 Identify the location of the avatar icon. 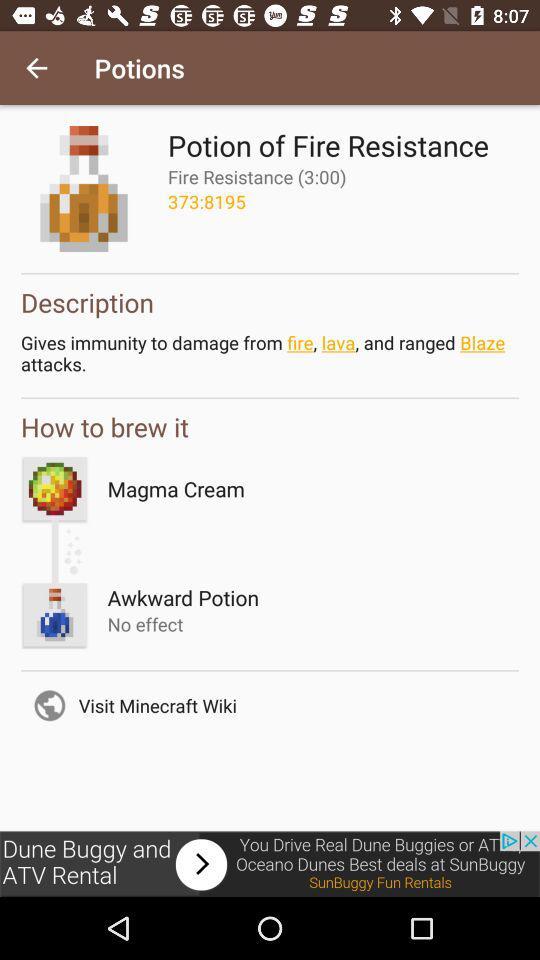
(55, 488).